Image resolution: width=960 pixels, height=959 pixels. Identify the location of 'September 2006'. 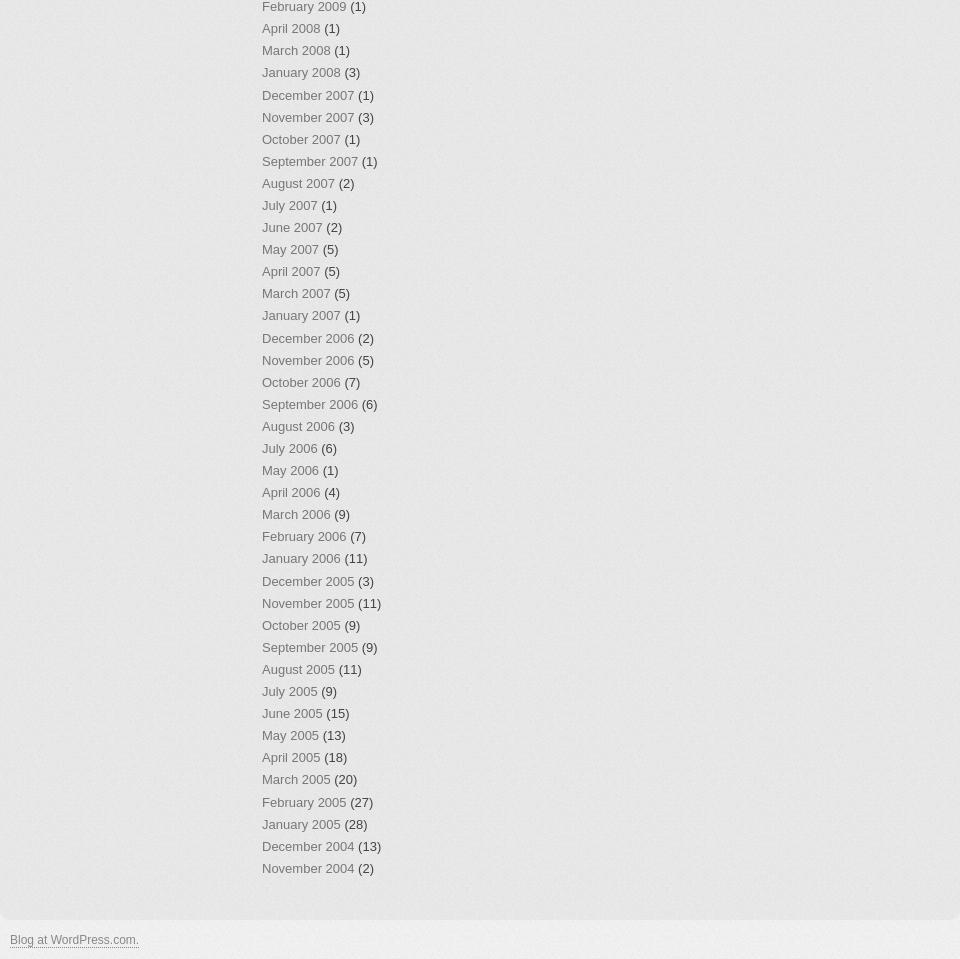
(309, 403).